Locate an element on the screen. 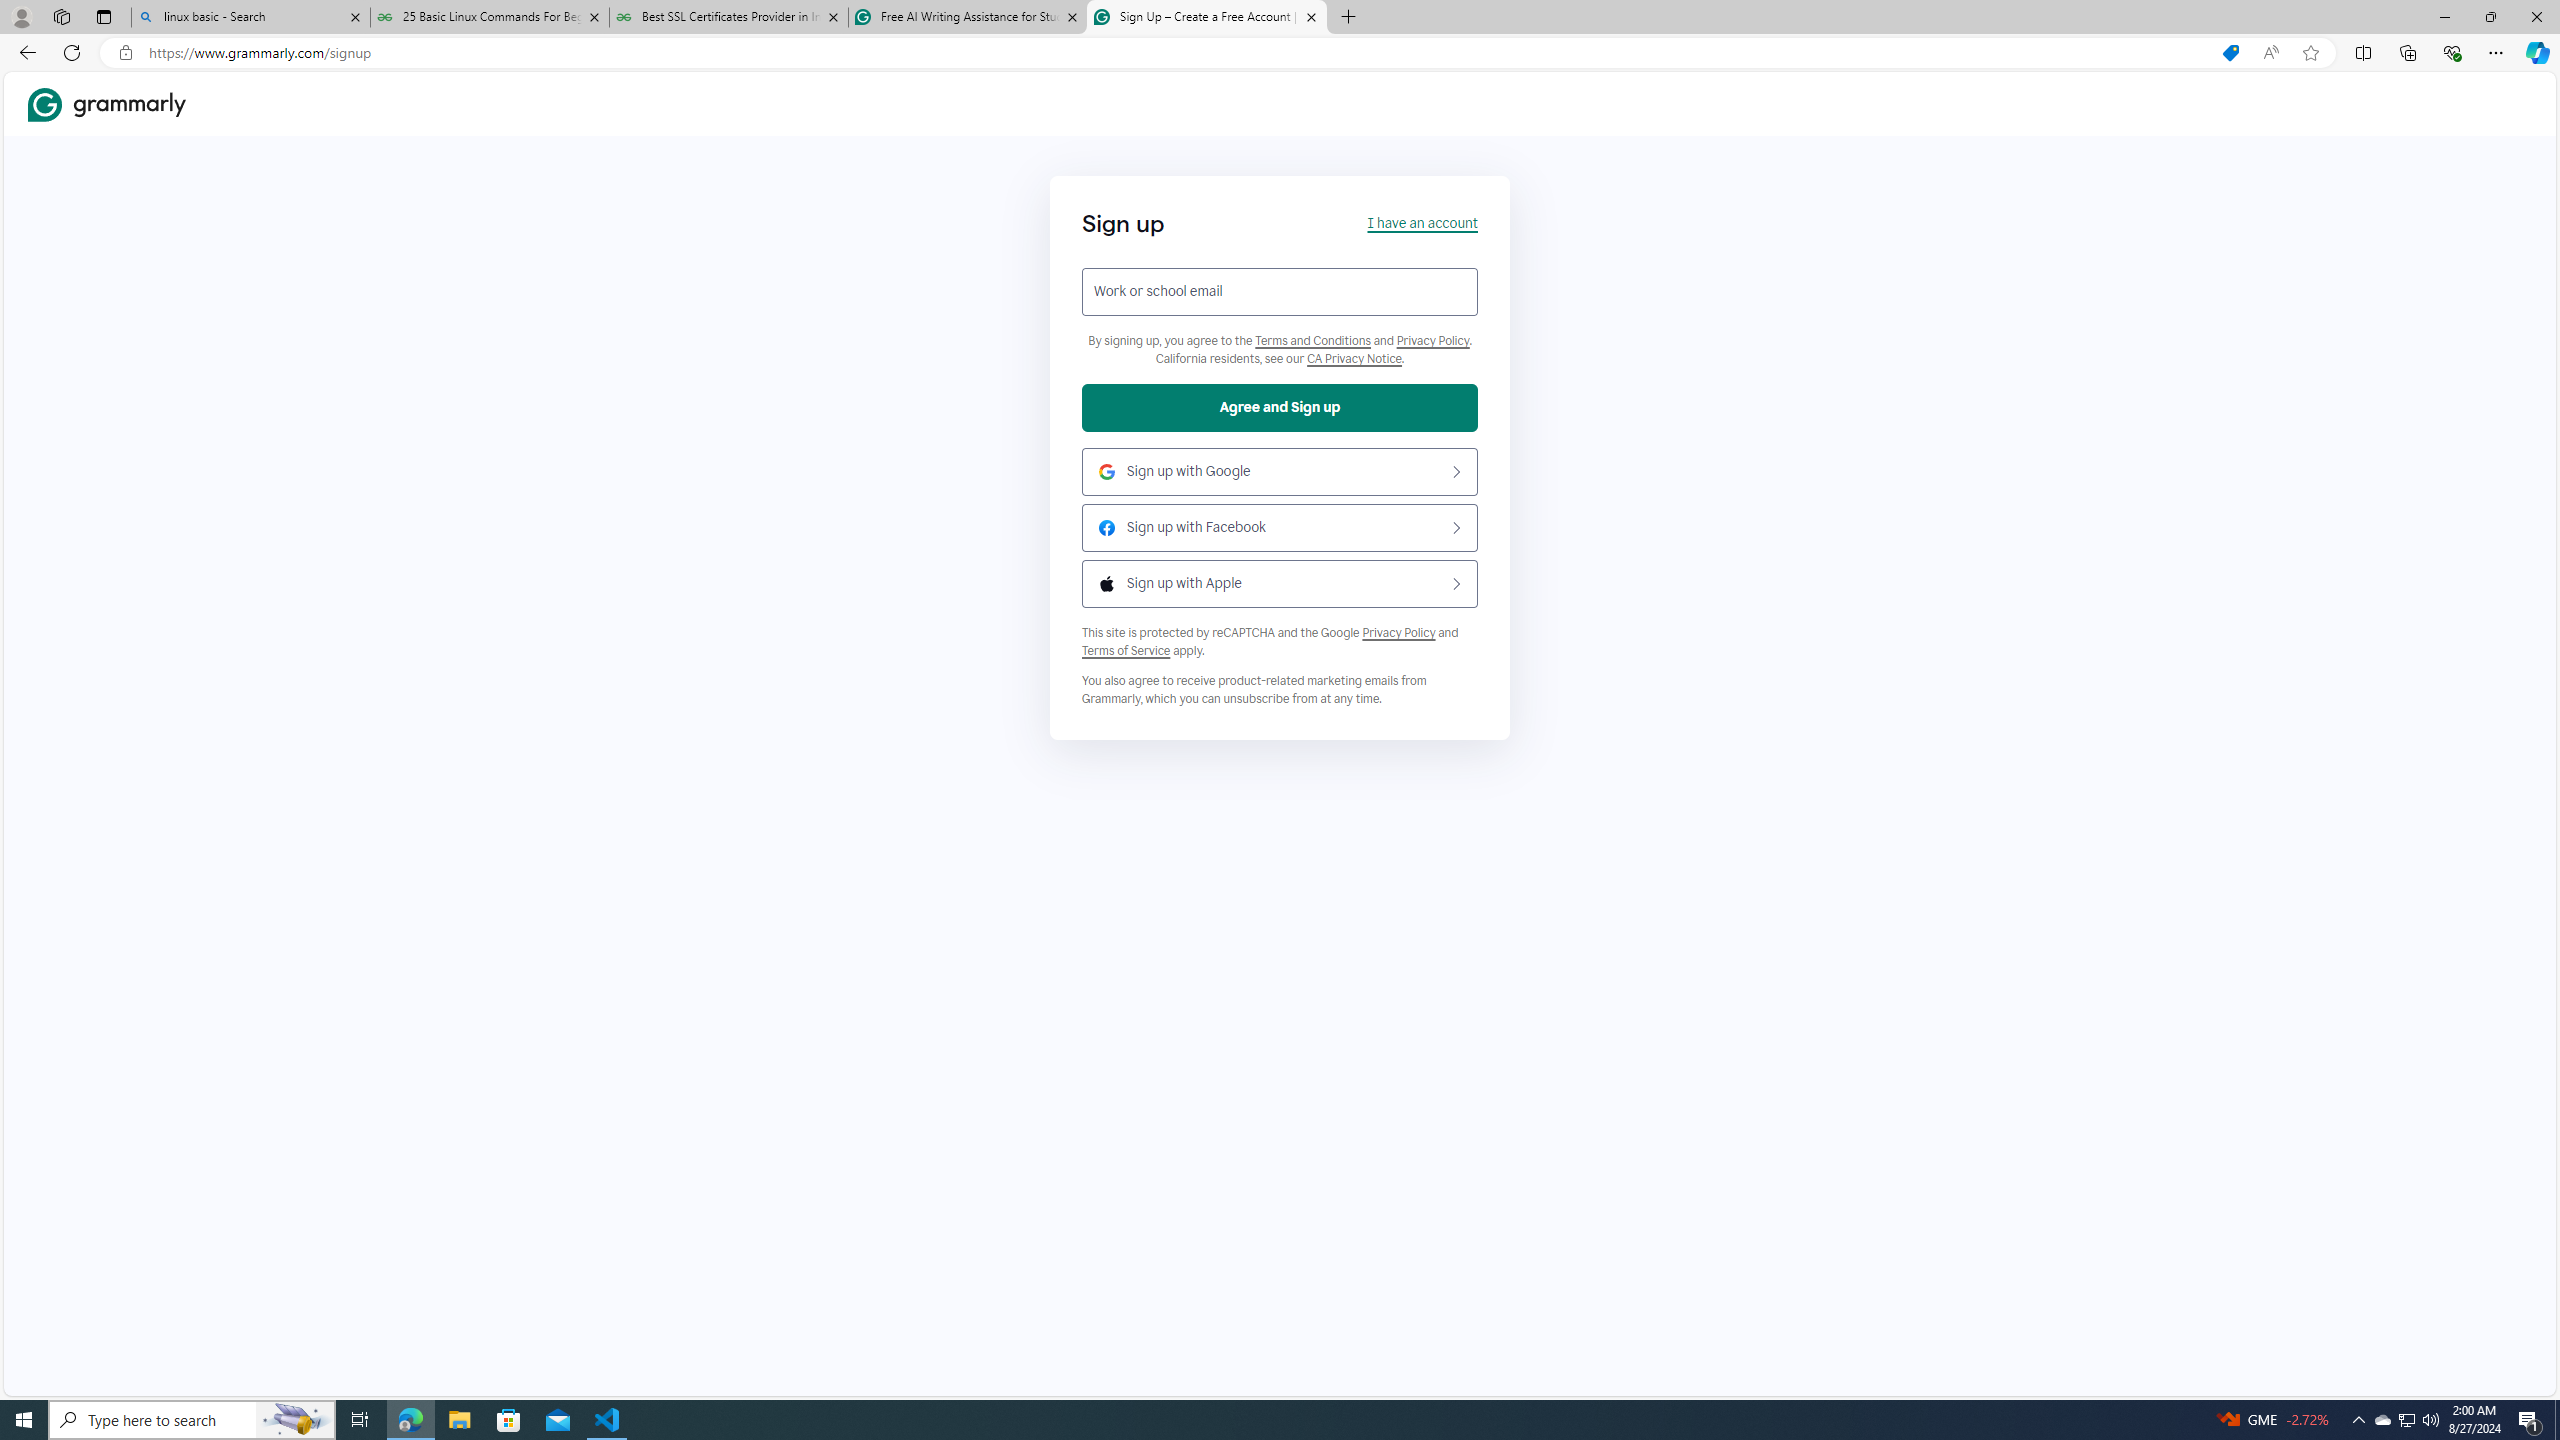 The image size is (2560, 1440). 'Google Privacy Policy' is located at coordinates (1398, 631).